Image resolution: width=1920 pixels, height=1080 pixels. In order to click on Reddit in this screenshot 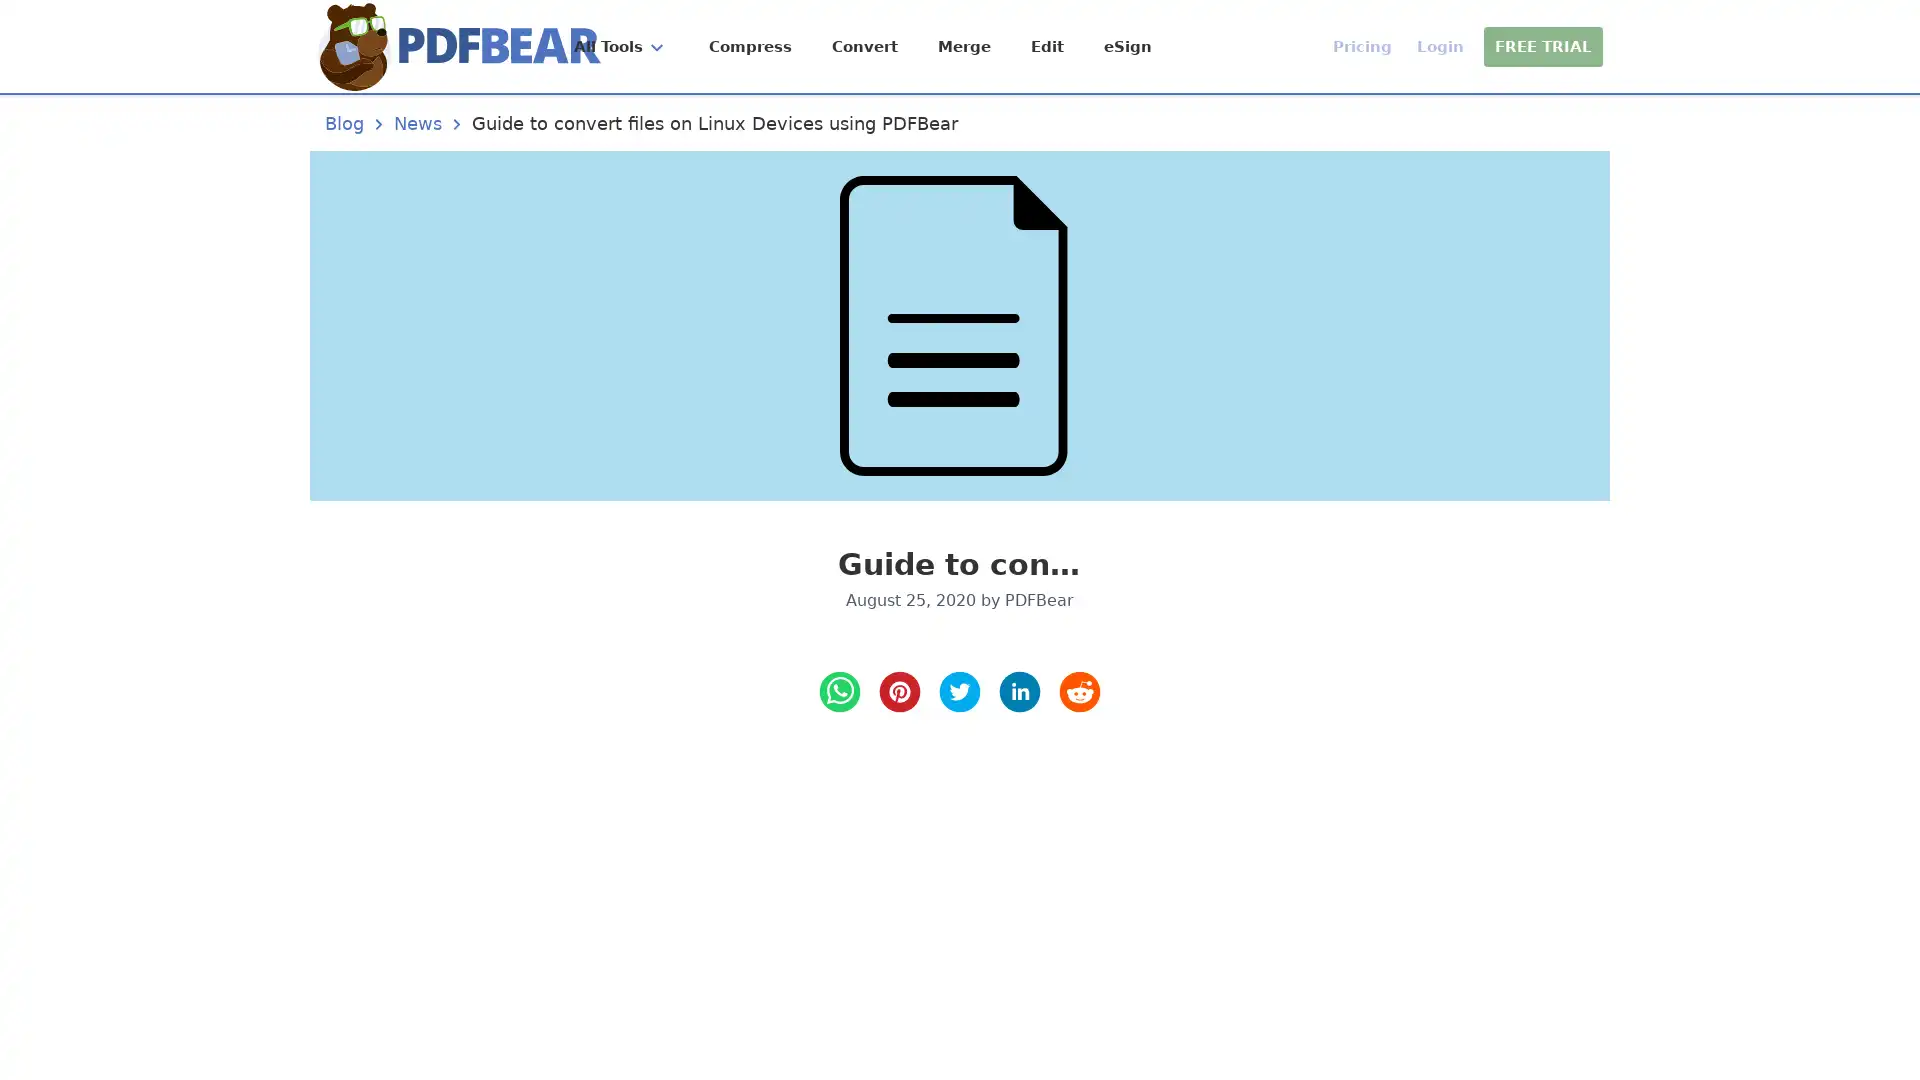, I will do `click(1079, 690)`.